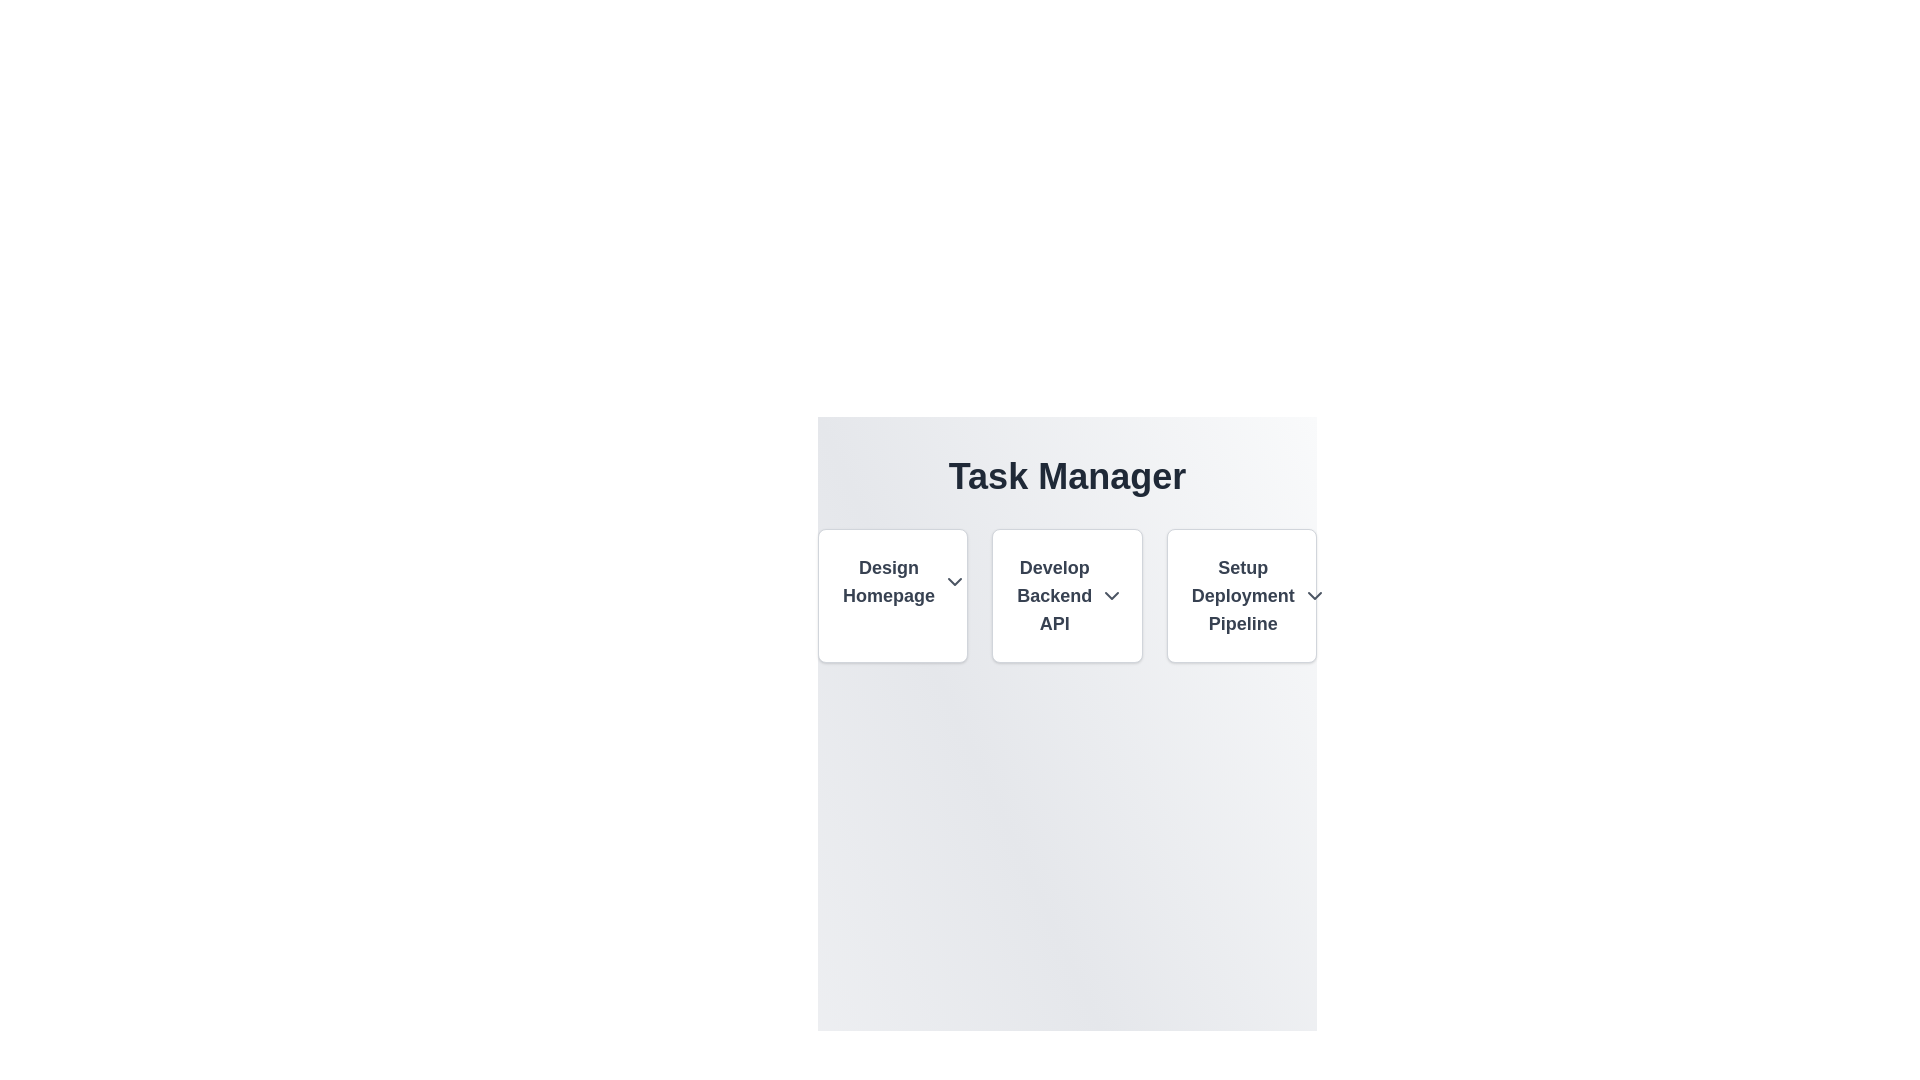  What do you see at coordinates (1242, 595) in the screenshot?
I see `text content of the bold label stating 'Setup Deployment Pipeline' which is located on the right side of a list of cards` at bounding box center [1242, 595].